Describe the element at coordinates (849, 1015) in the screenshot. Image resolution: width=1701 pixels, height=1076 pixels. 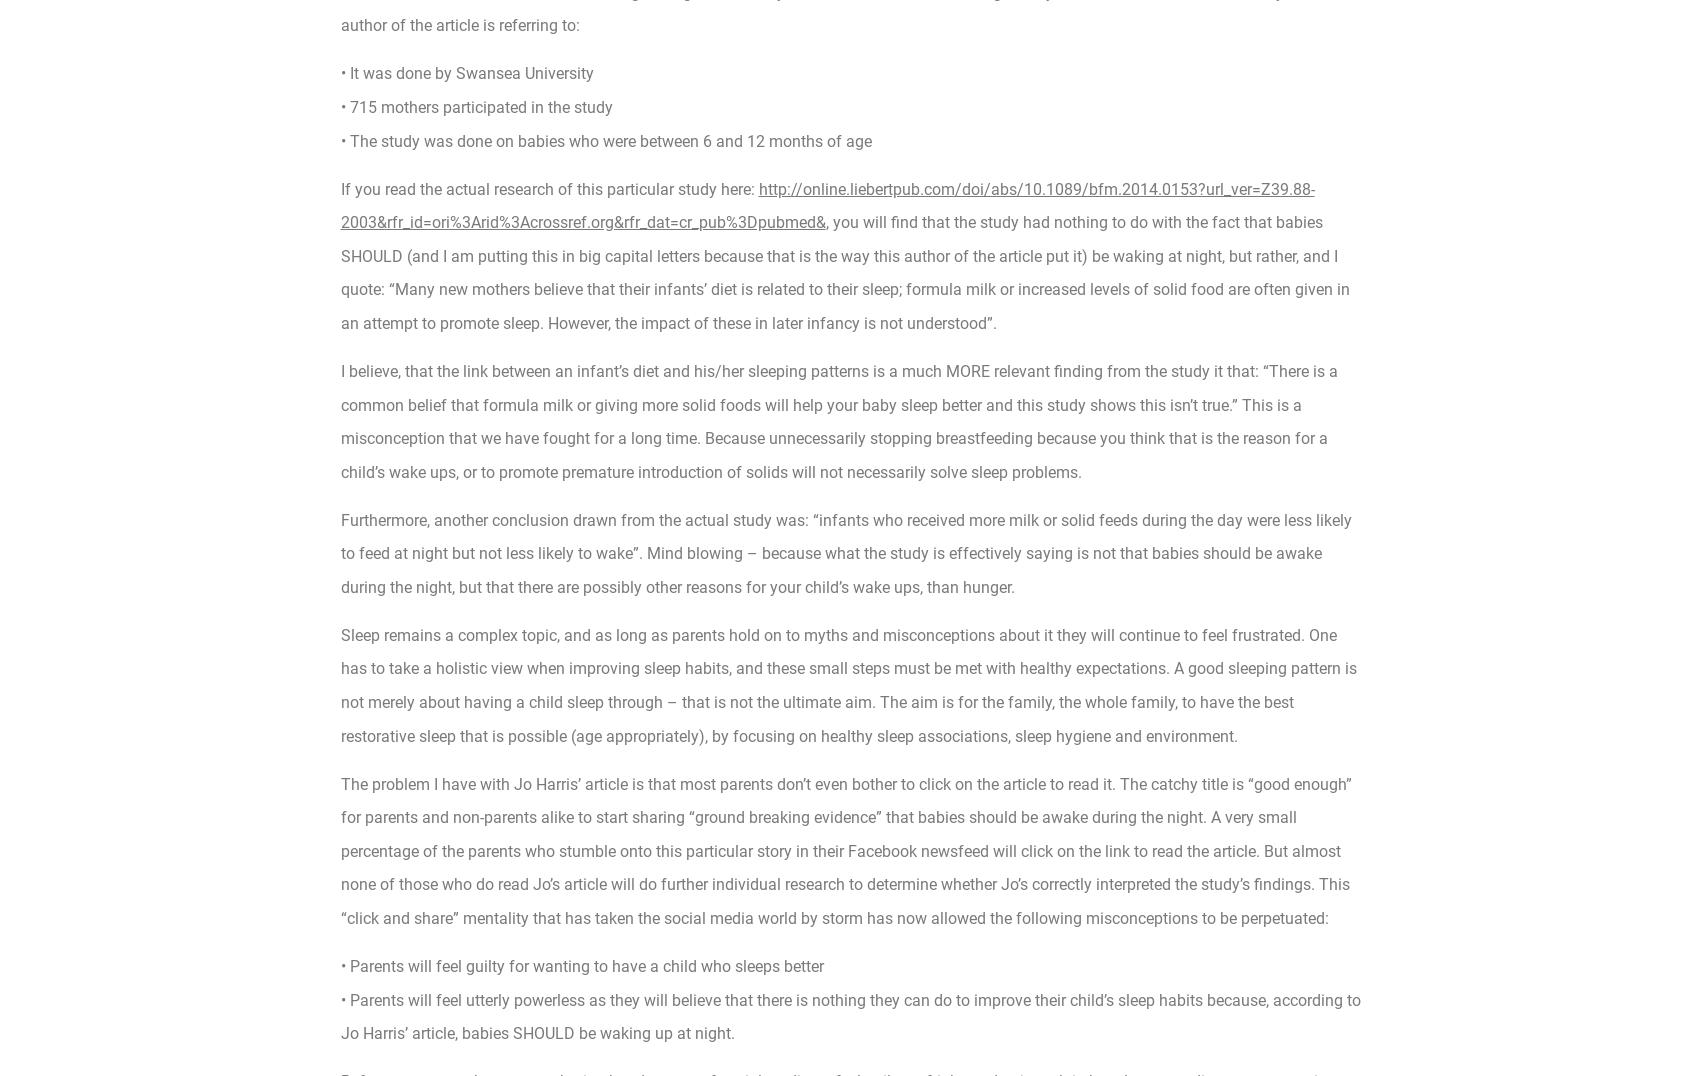
I see `'• Parents will feel utterly powerless as they will believe that there is nothing they can do to improve their child’s sleep habits because, according to Jo Harris’ article, babies SHOULD be waking up at night.'` at that location.